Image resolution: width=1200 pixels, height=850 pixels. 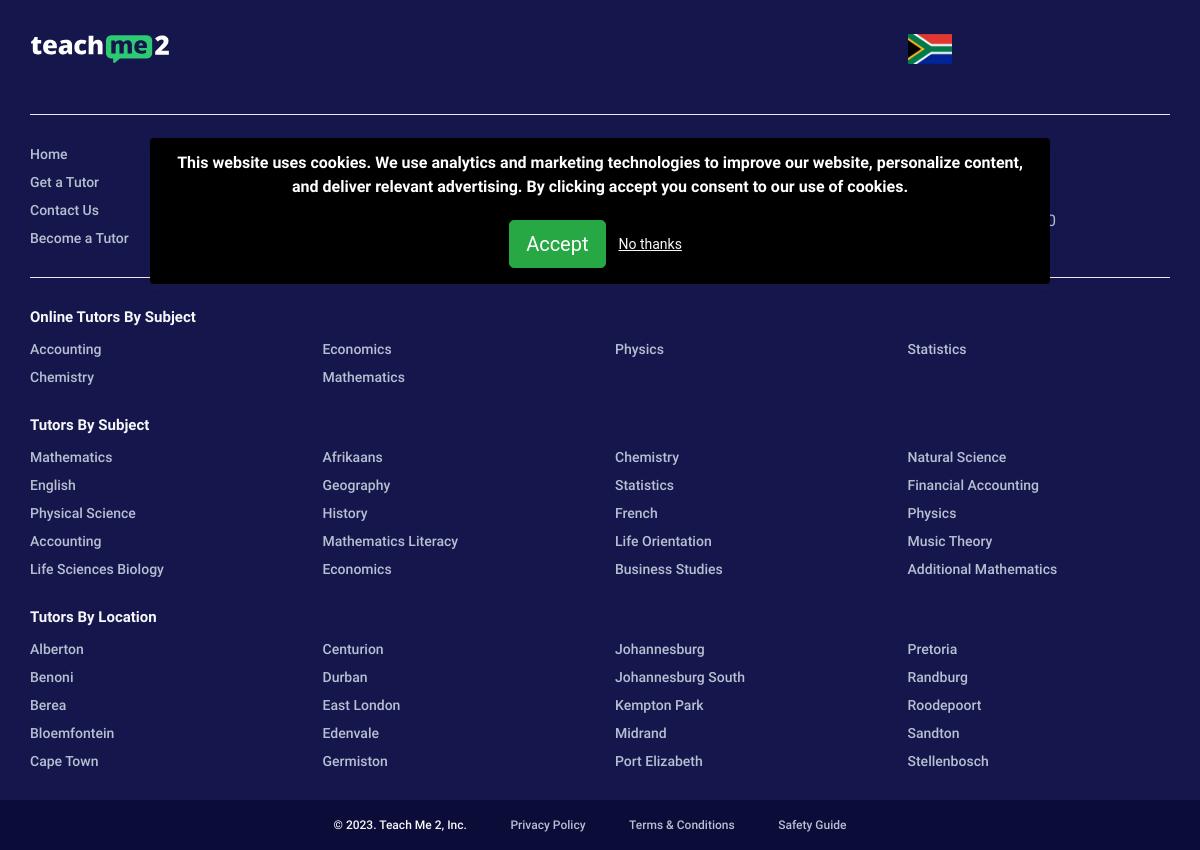 I want to click on 'Pretoria', so click(x=906, y=649).